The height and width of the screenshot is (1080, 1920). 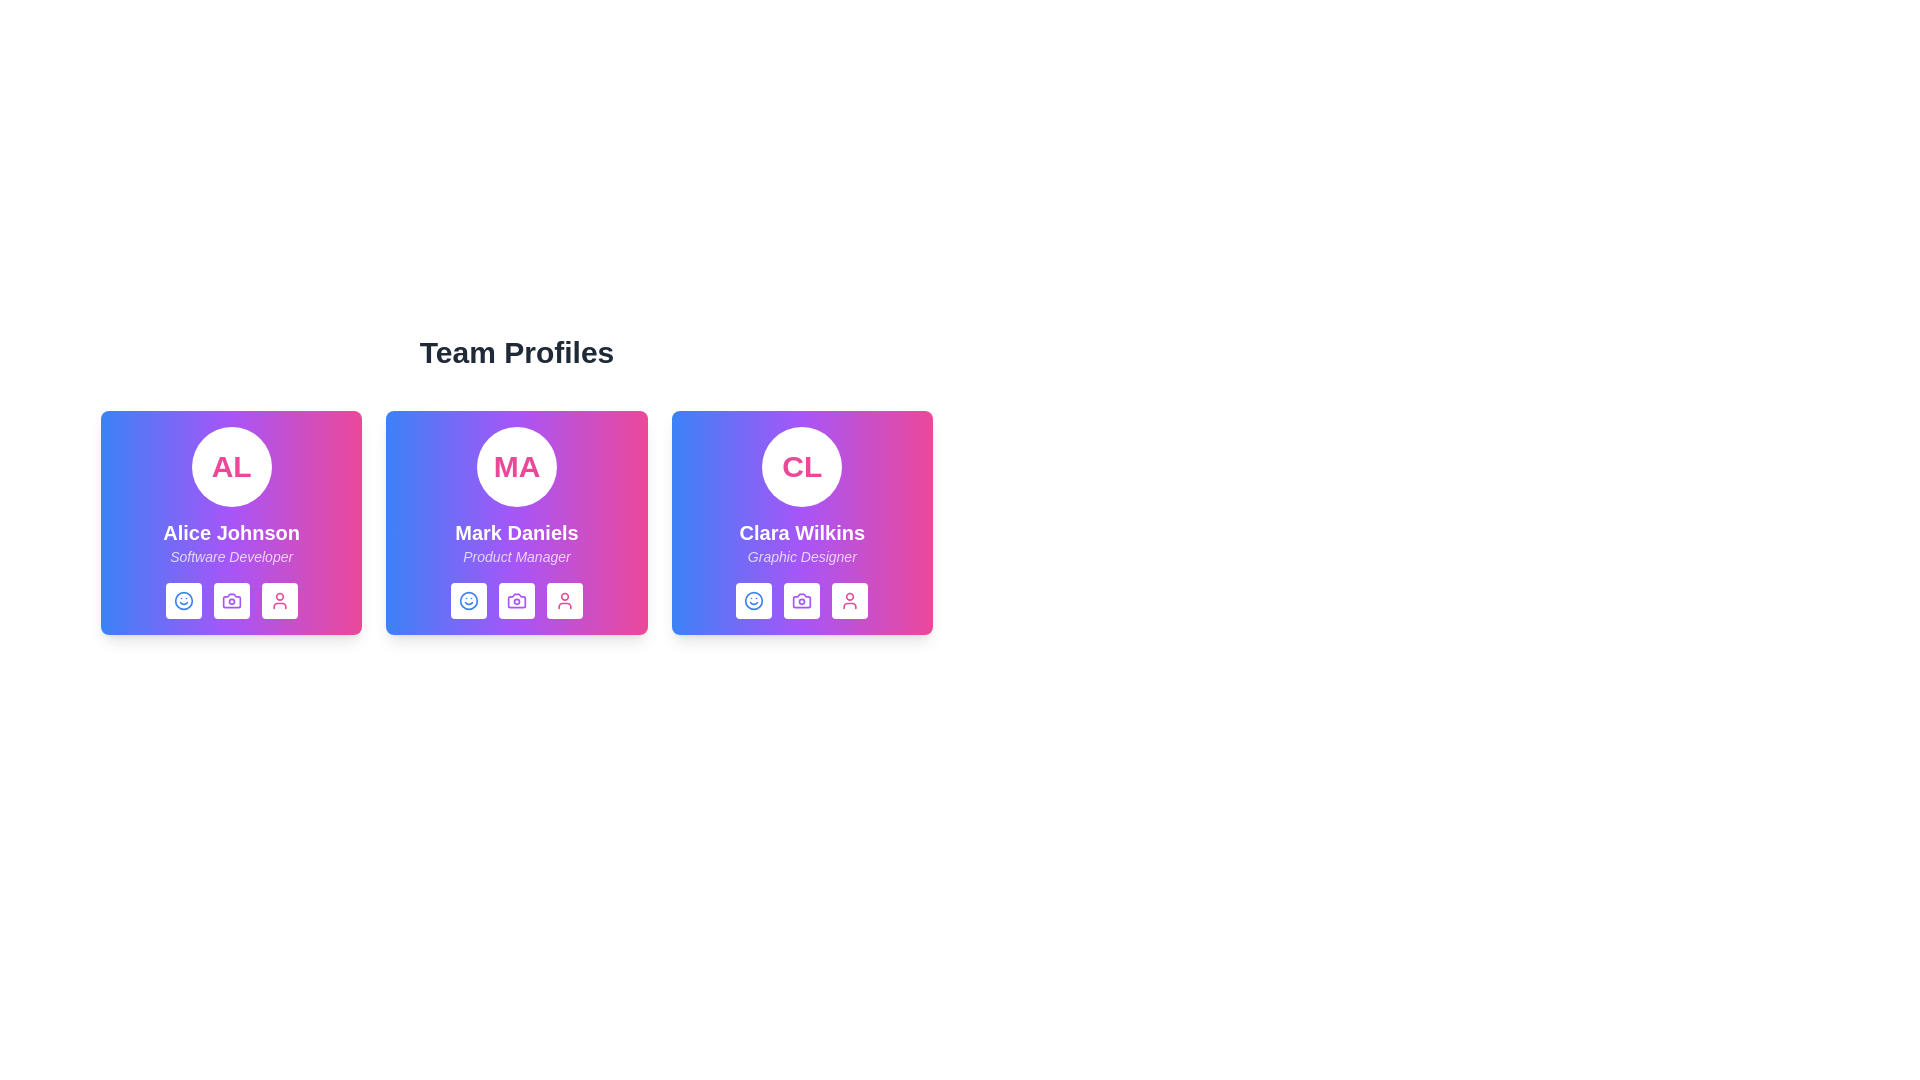 I want to click on the Profile placeholder displaying the initials 'AJ' for team member Alice Johnson, located in the top portion of the gradient card in the 'Team Profiles' section, so click(x=231, y=466).